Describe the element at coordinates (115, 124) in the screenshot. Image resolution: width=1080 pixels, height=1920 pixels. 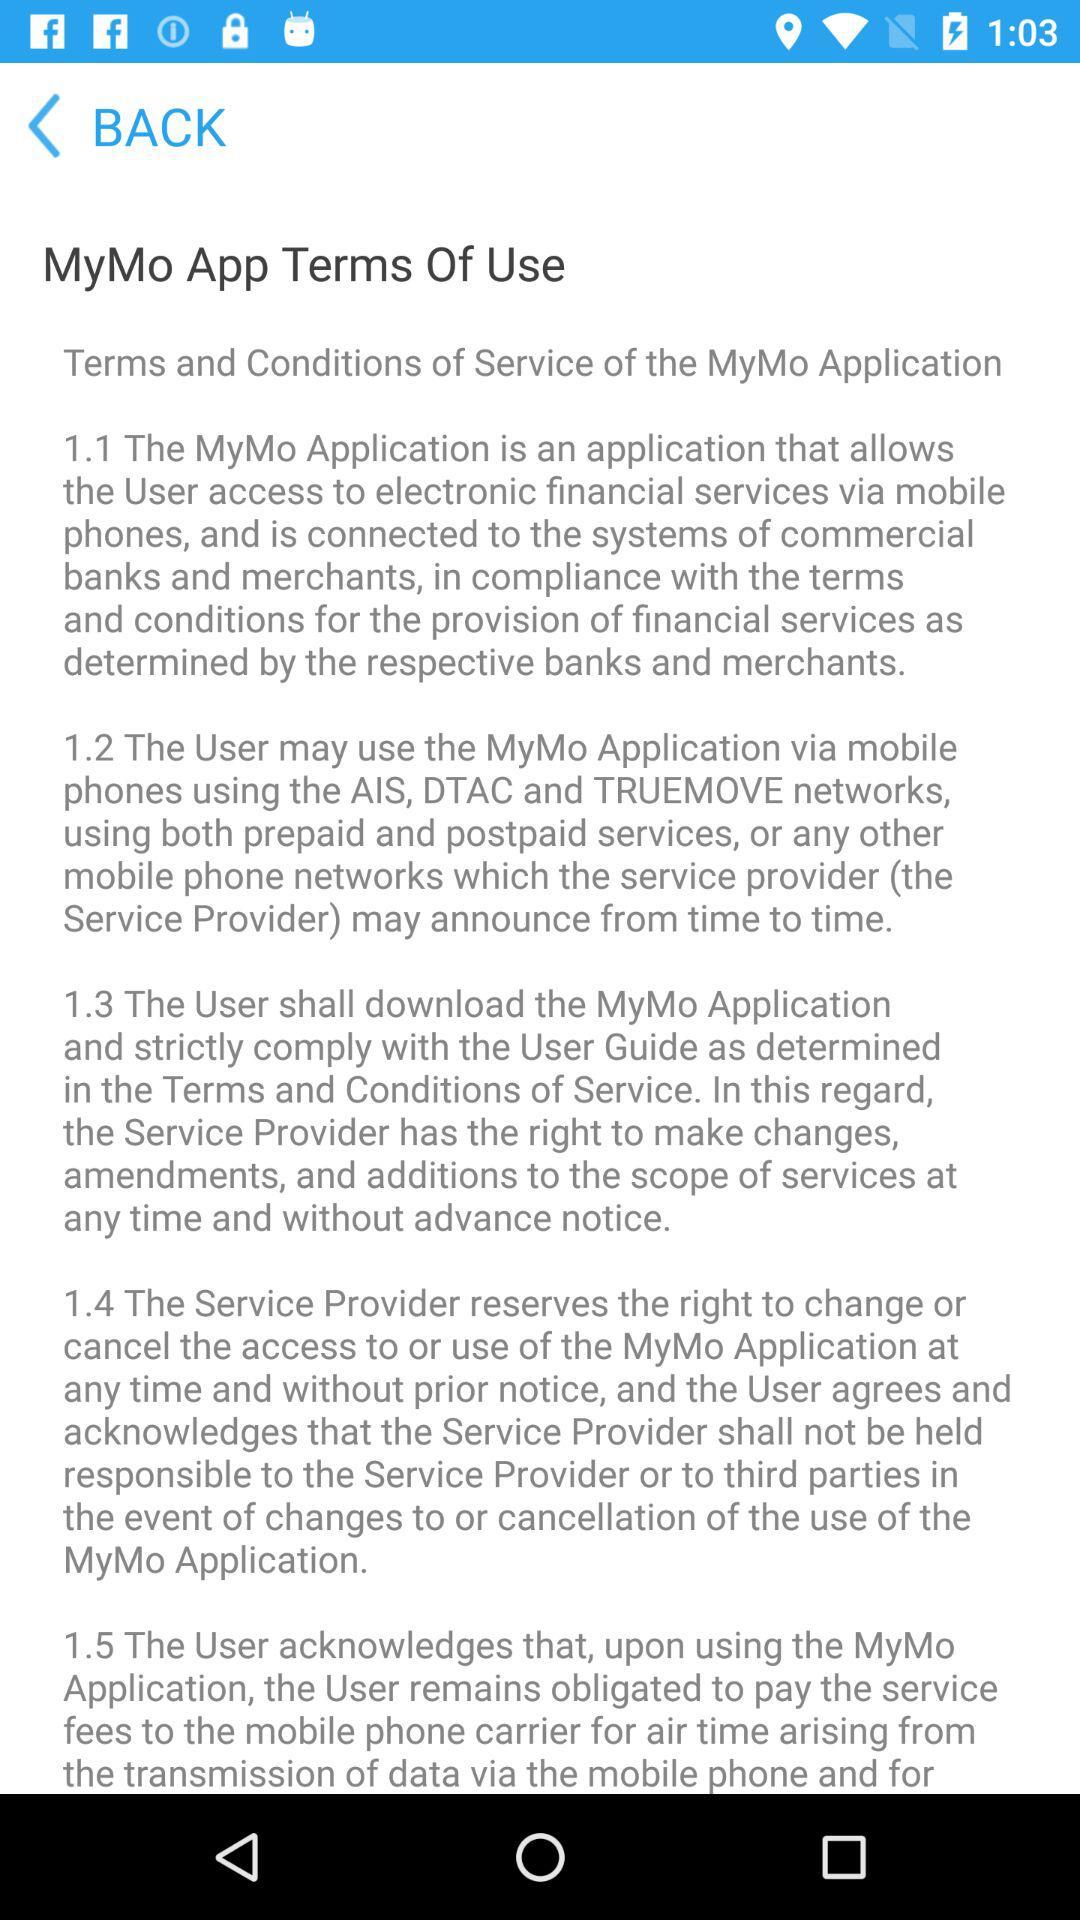
I see `the item above mymo app terms icon` at that location.